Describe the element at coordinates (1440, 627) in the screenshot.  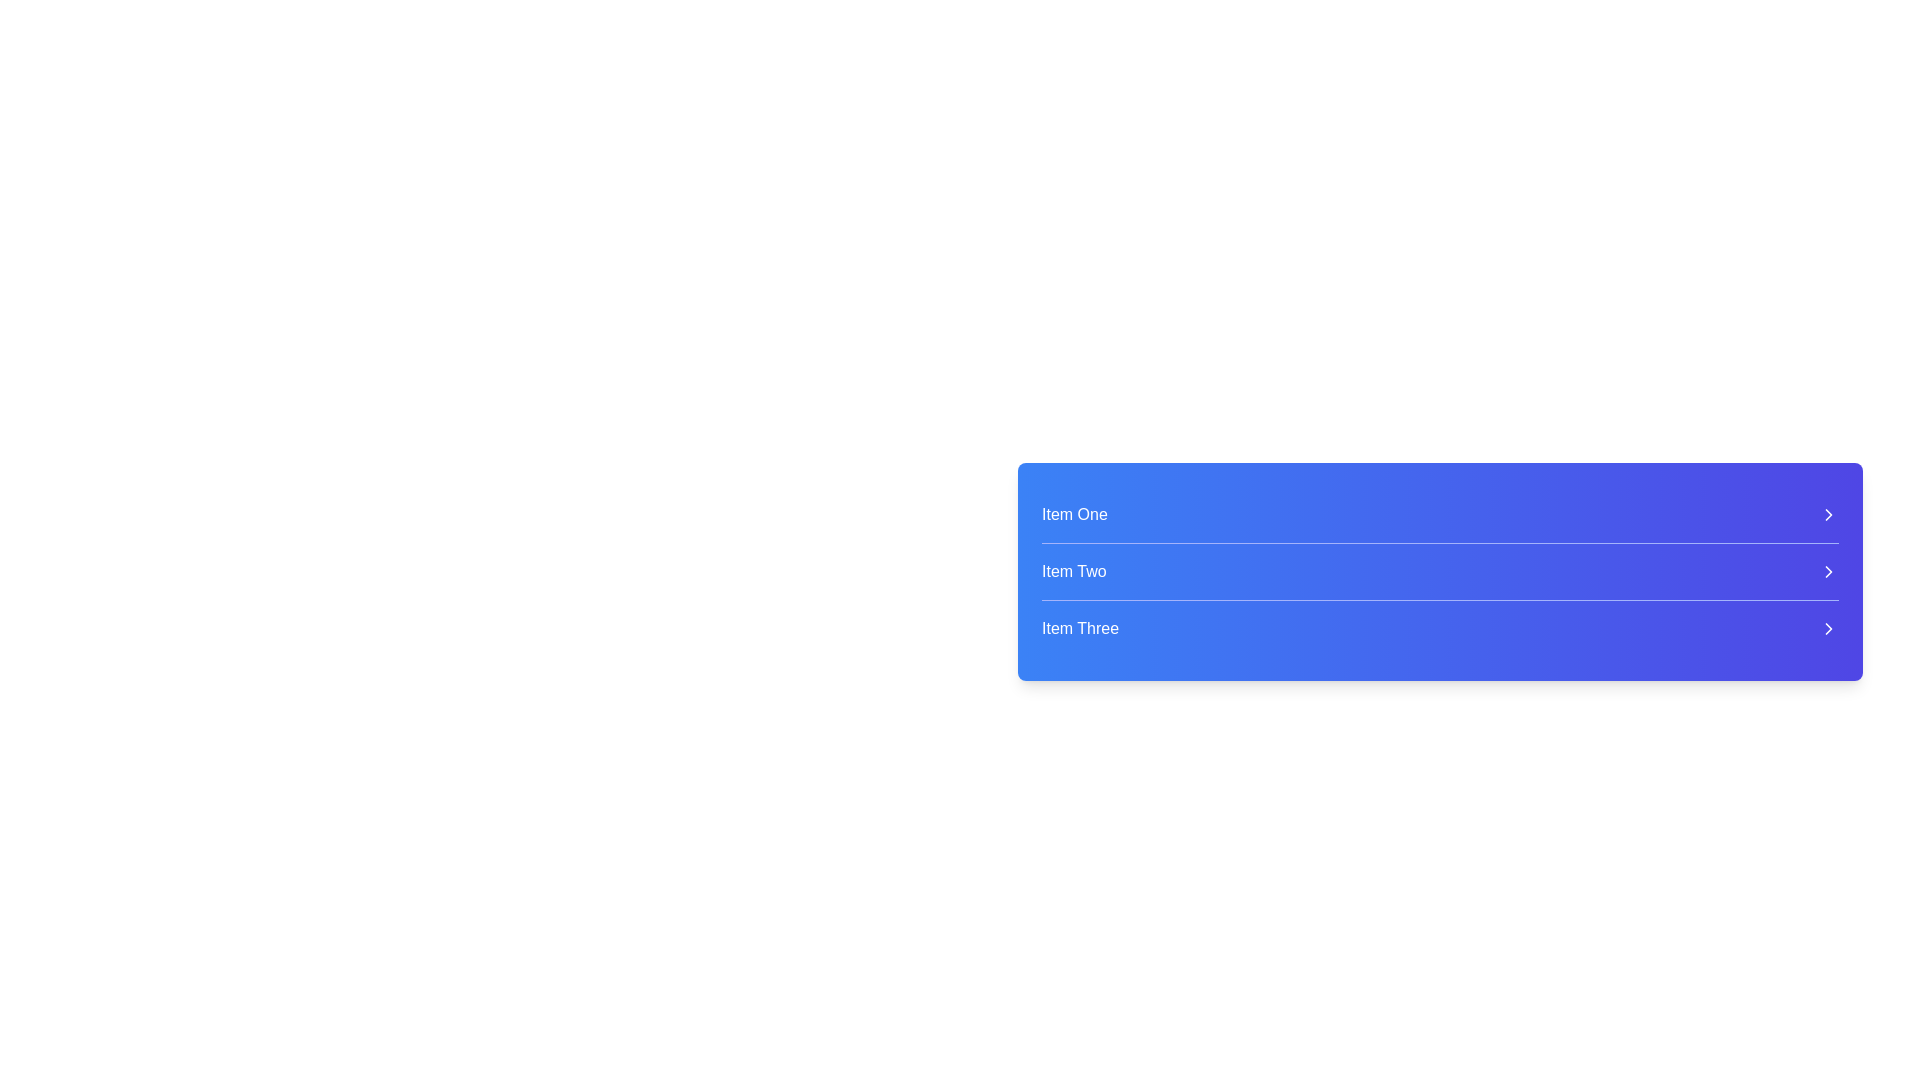
I see `the third list item labeled 'Item Three'` at that location.